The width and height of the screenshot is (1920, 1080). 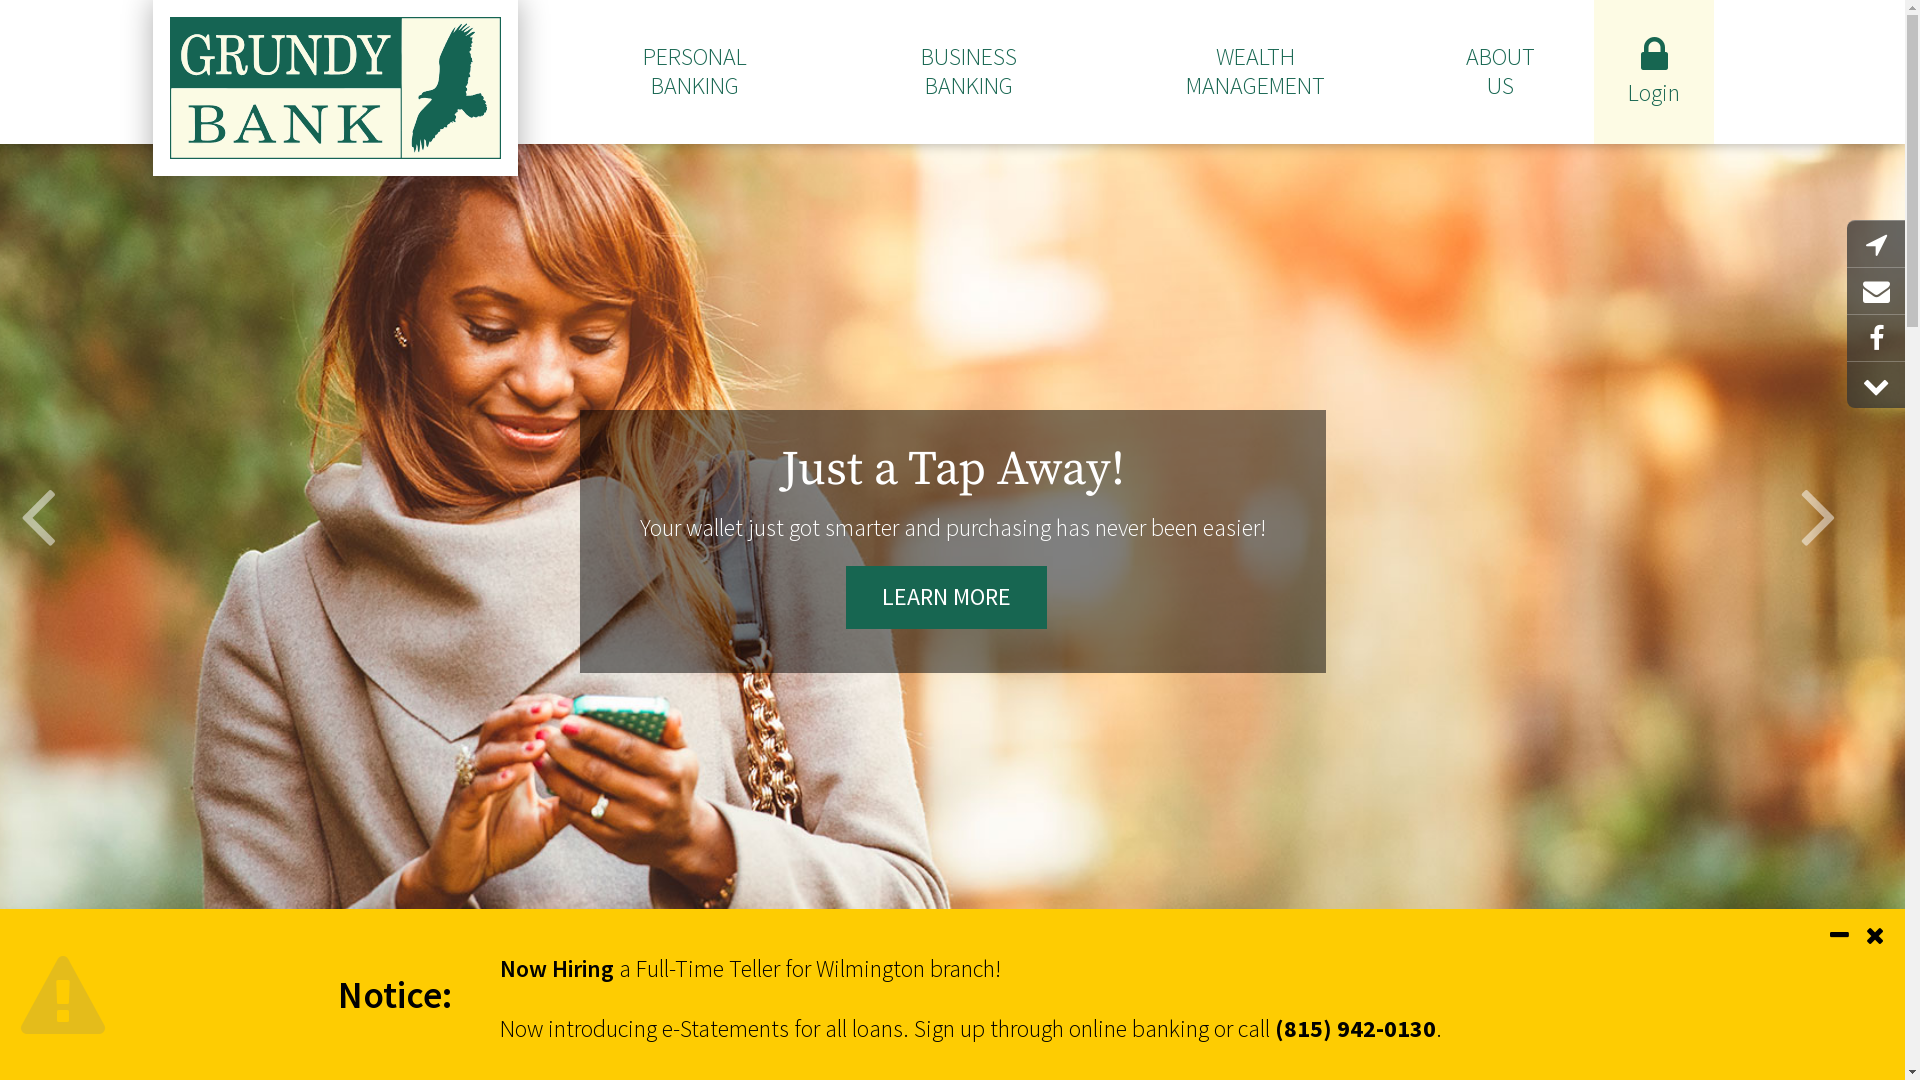 I want to click on 'Email Us', so click(x=1875, y=291).